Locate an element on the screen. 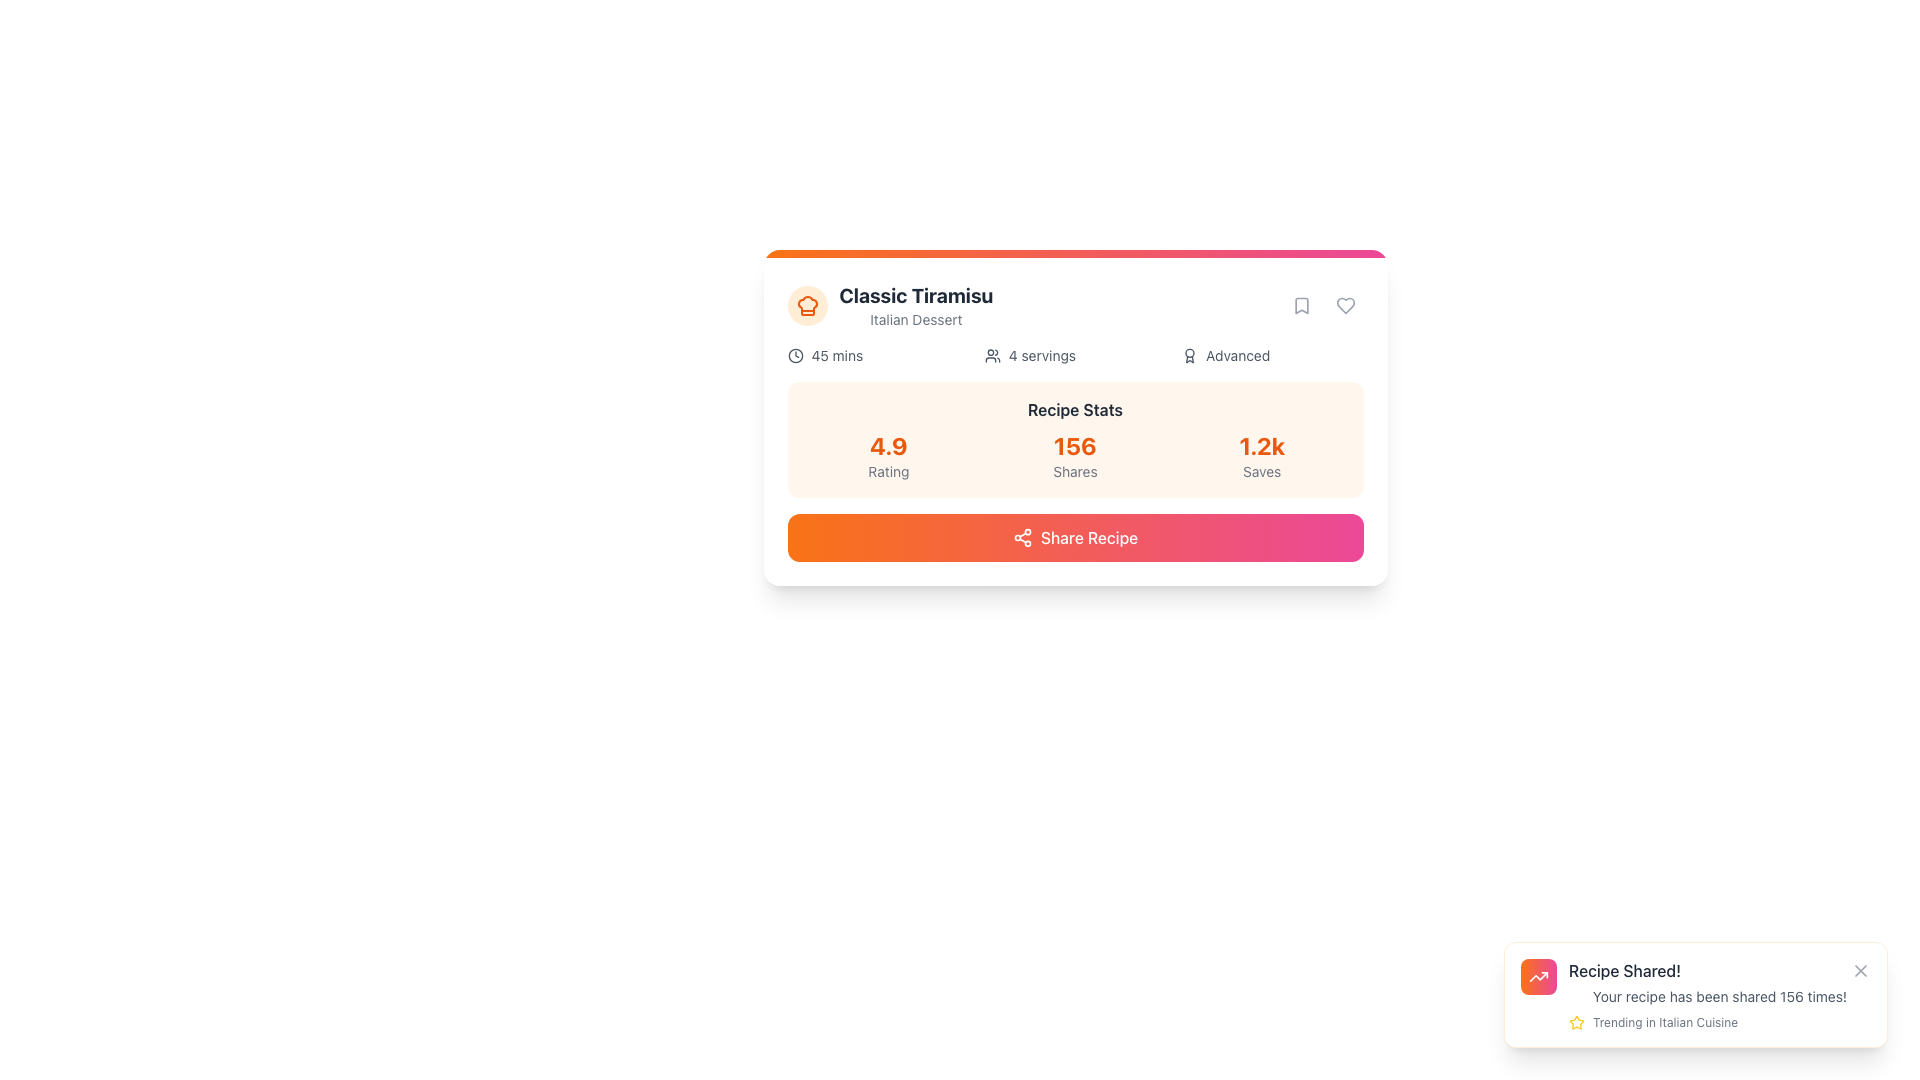 This screenshot has height=1080, width=1920. the informational text display showing the number of saves for the recipe, located in the bottom-right corner of the 'Recipe Stats' section is located at coordinates (1261, 455).